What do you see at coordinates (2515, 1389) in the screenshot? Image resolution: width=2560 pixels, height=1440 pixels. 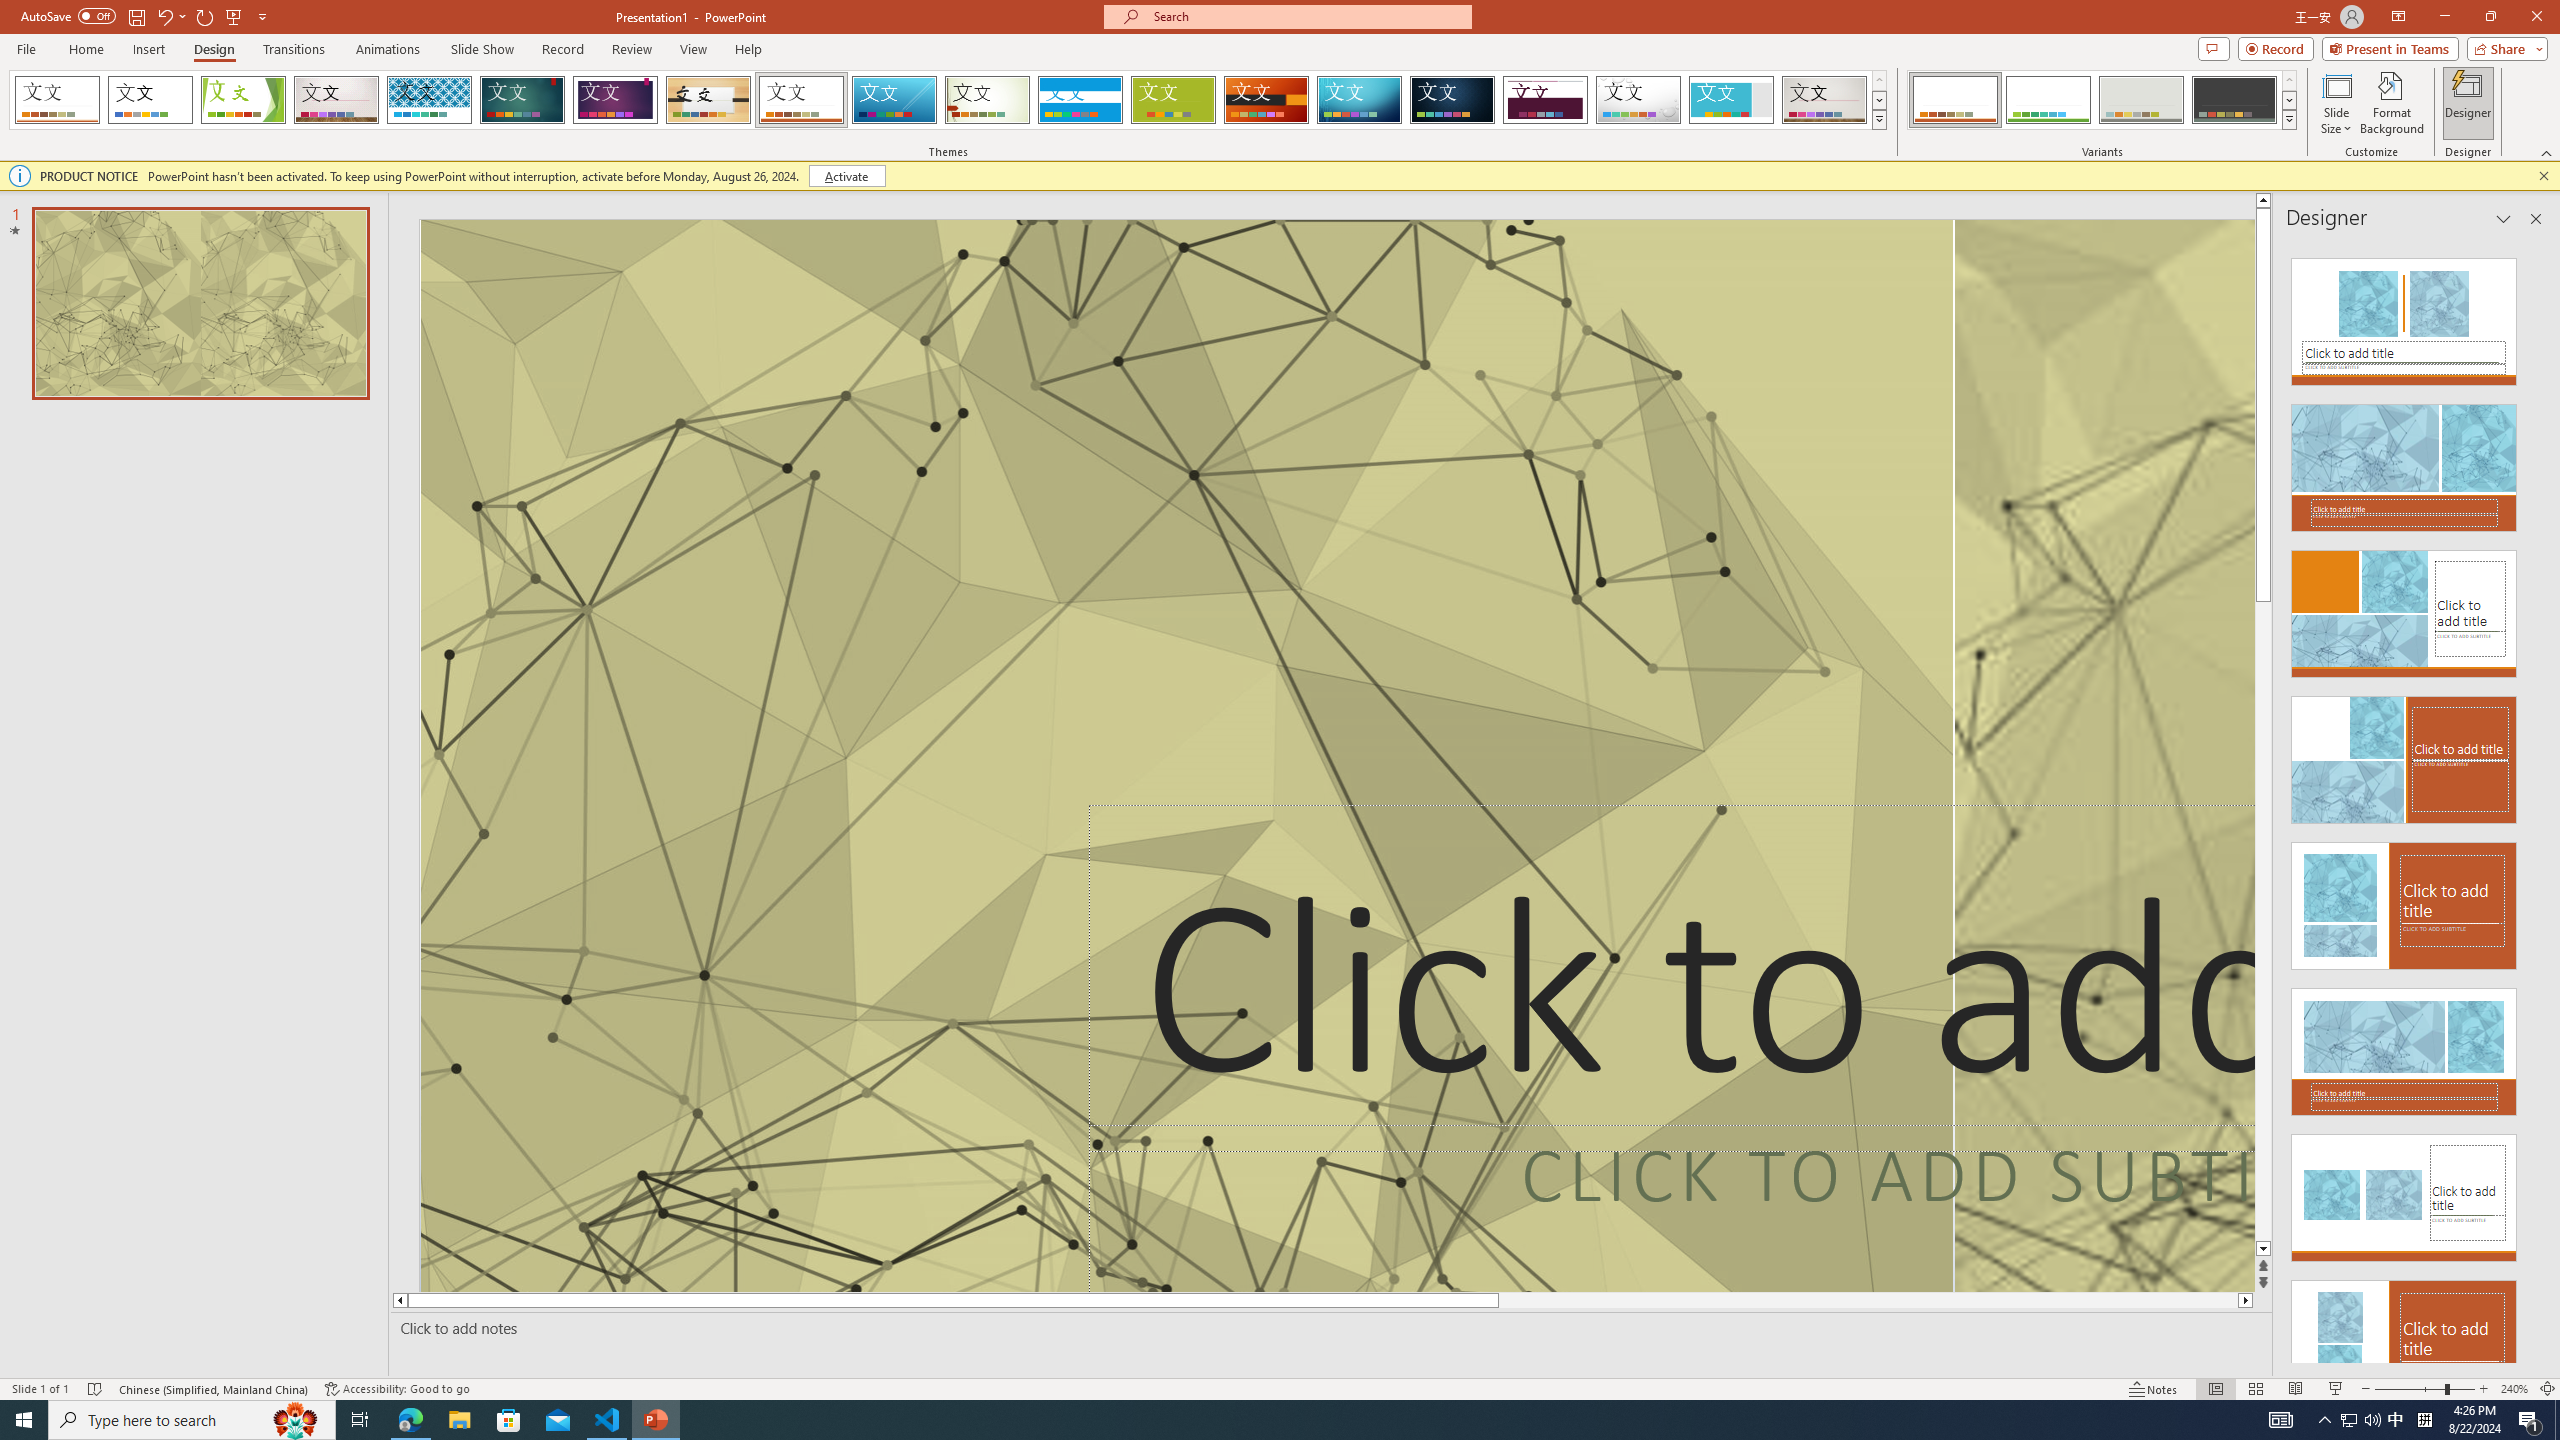 I see `'Zoom 240%'` at bounding box center [2515, 1389].